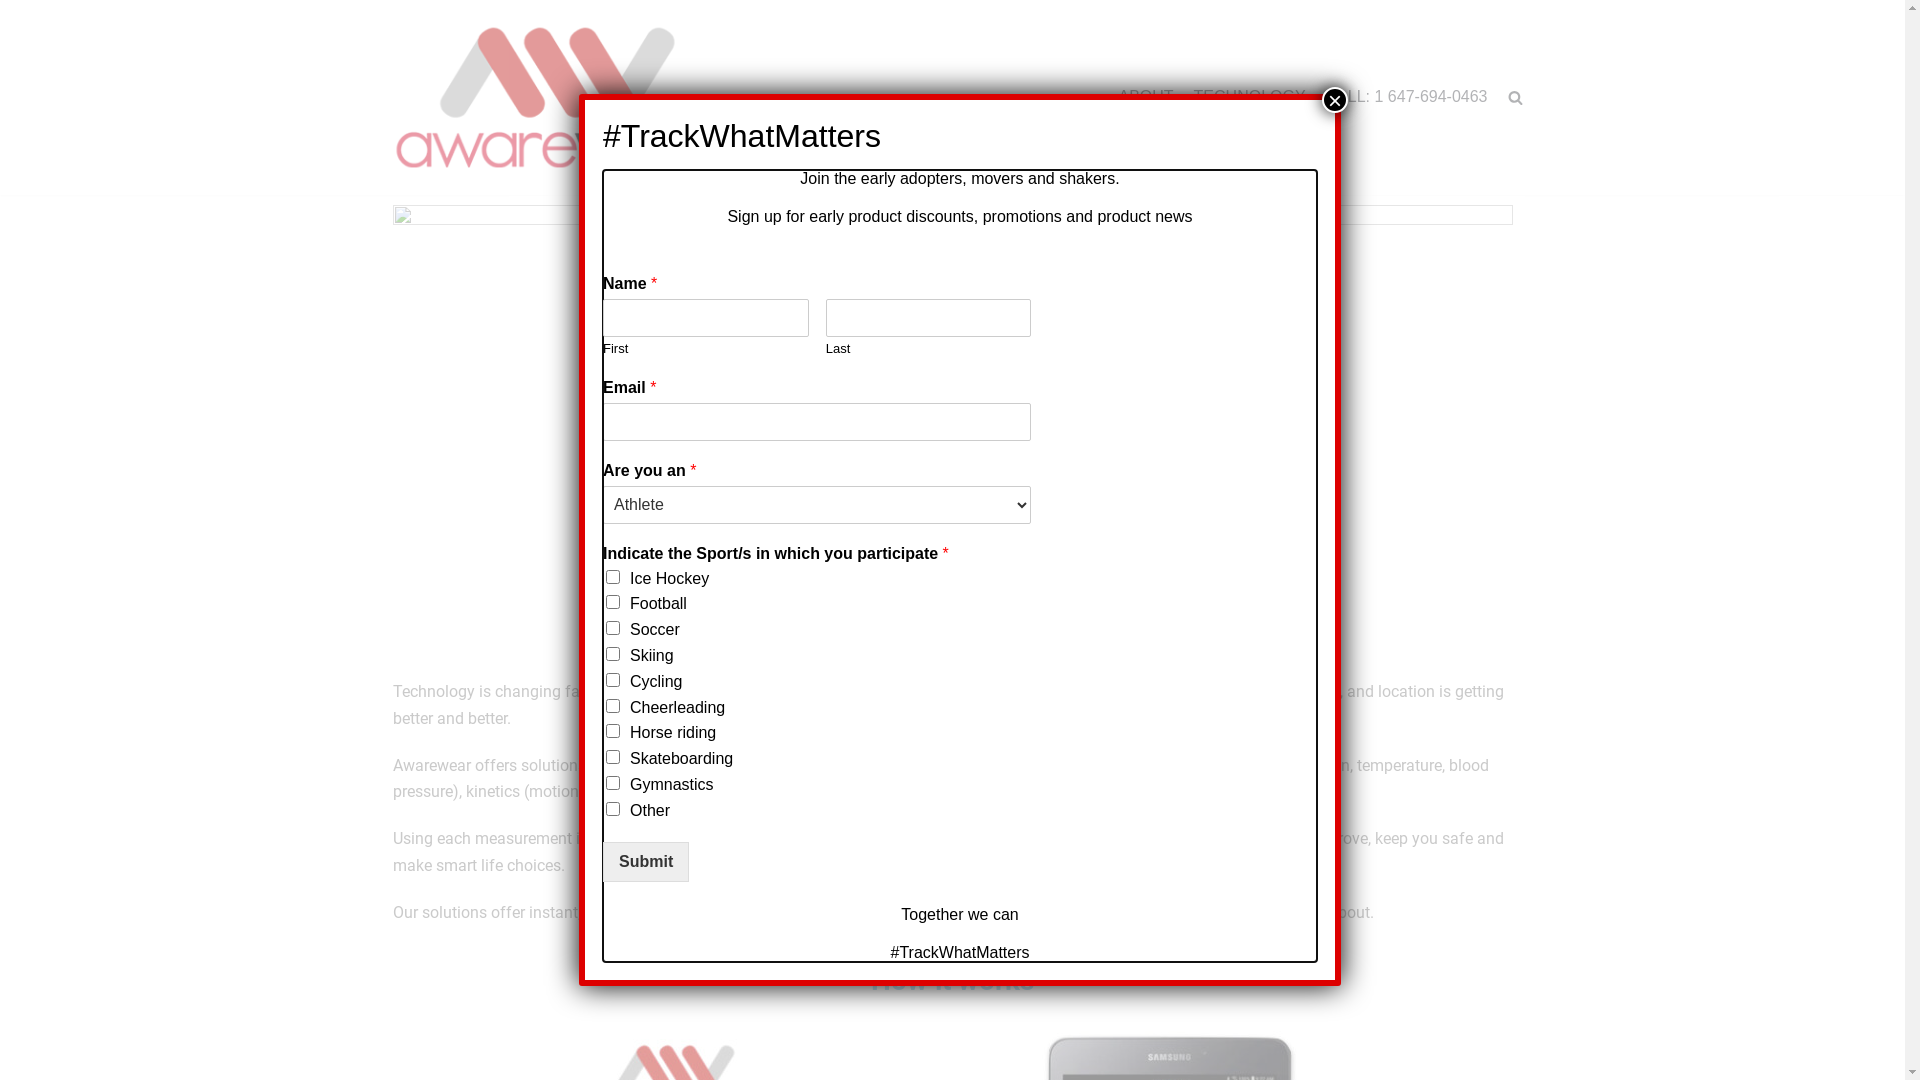 The image size is (1920, 1080). What do you see at coordinates (1480, 141) in the screenshot?
I see `'Search'` at bounding box center [1480, 141].